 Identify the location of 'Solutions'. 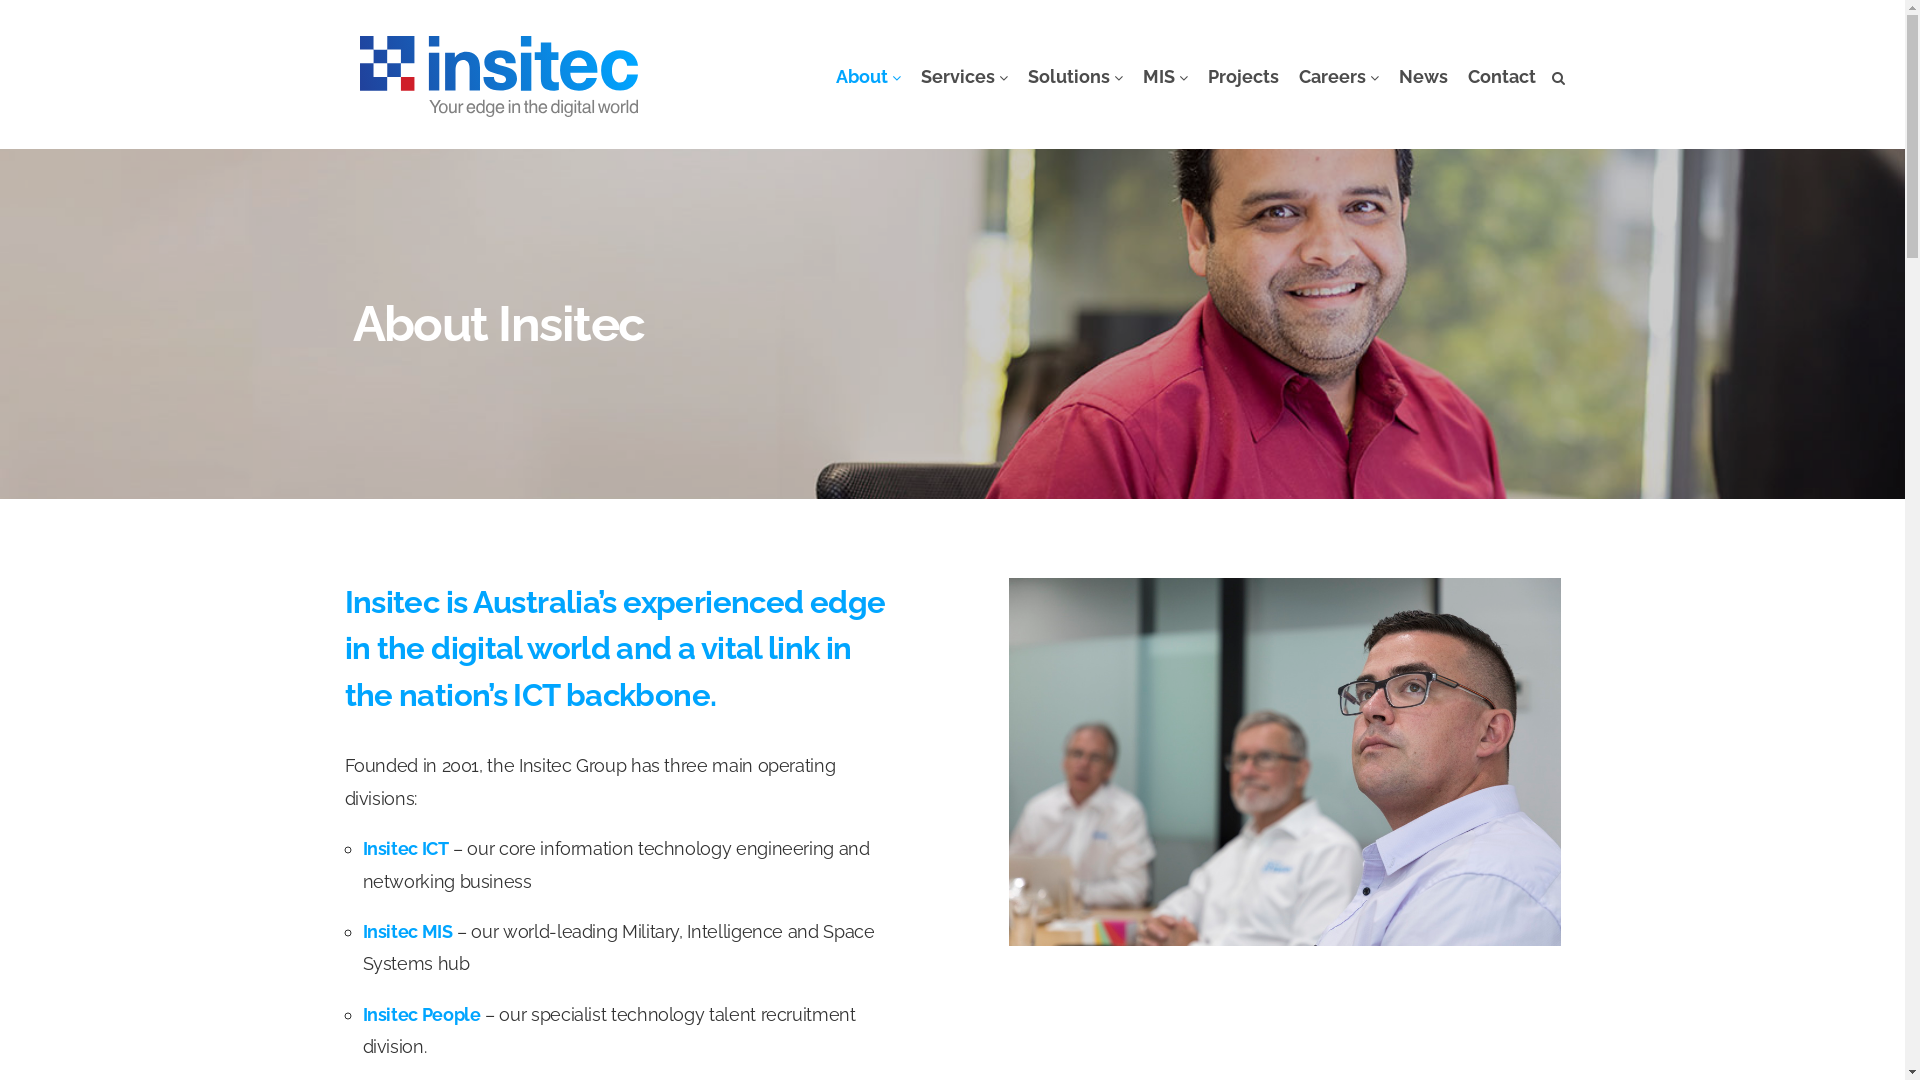
(1019, 76).